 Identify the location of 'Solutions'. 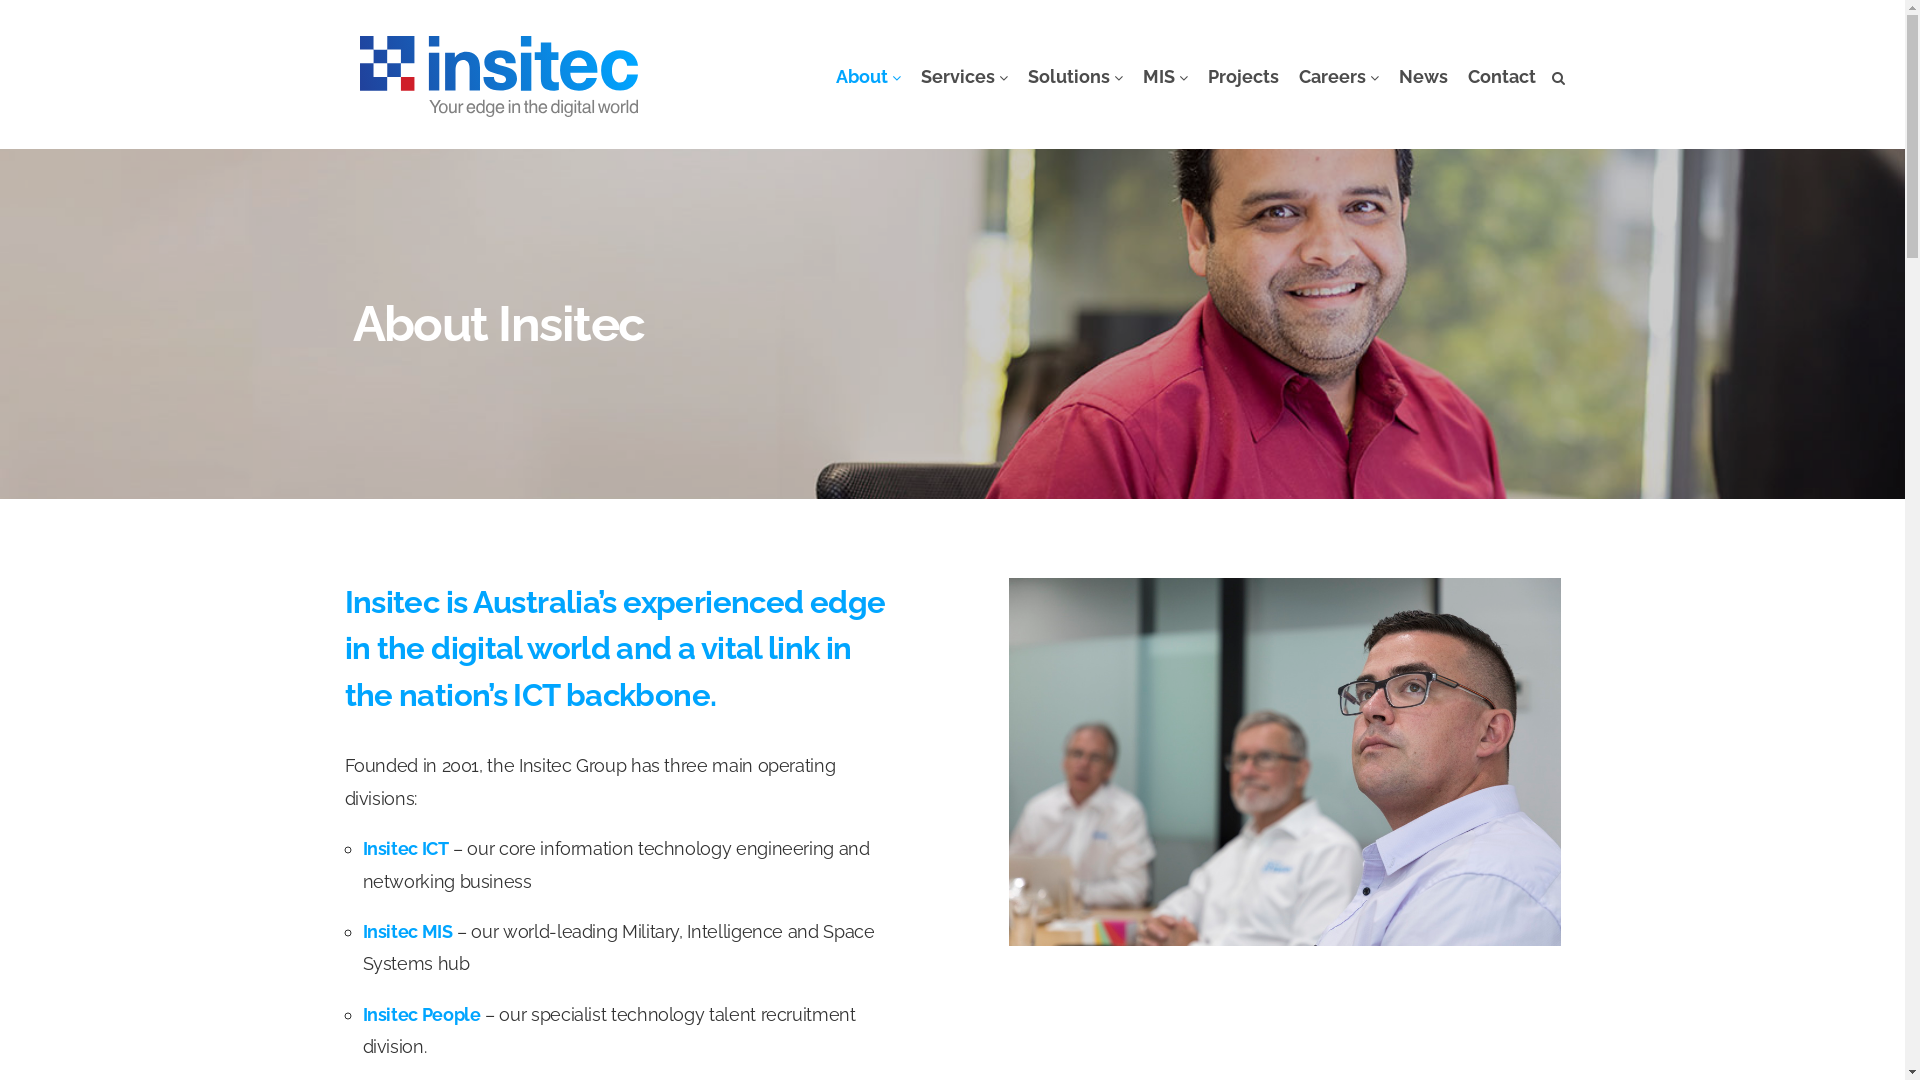
(1019, 76).